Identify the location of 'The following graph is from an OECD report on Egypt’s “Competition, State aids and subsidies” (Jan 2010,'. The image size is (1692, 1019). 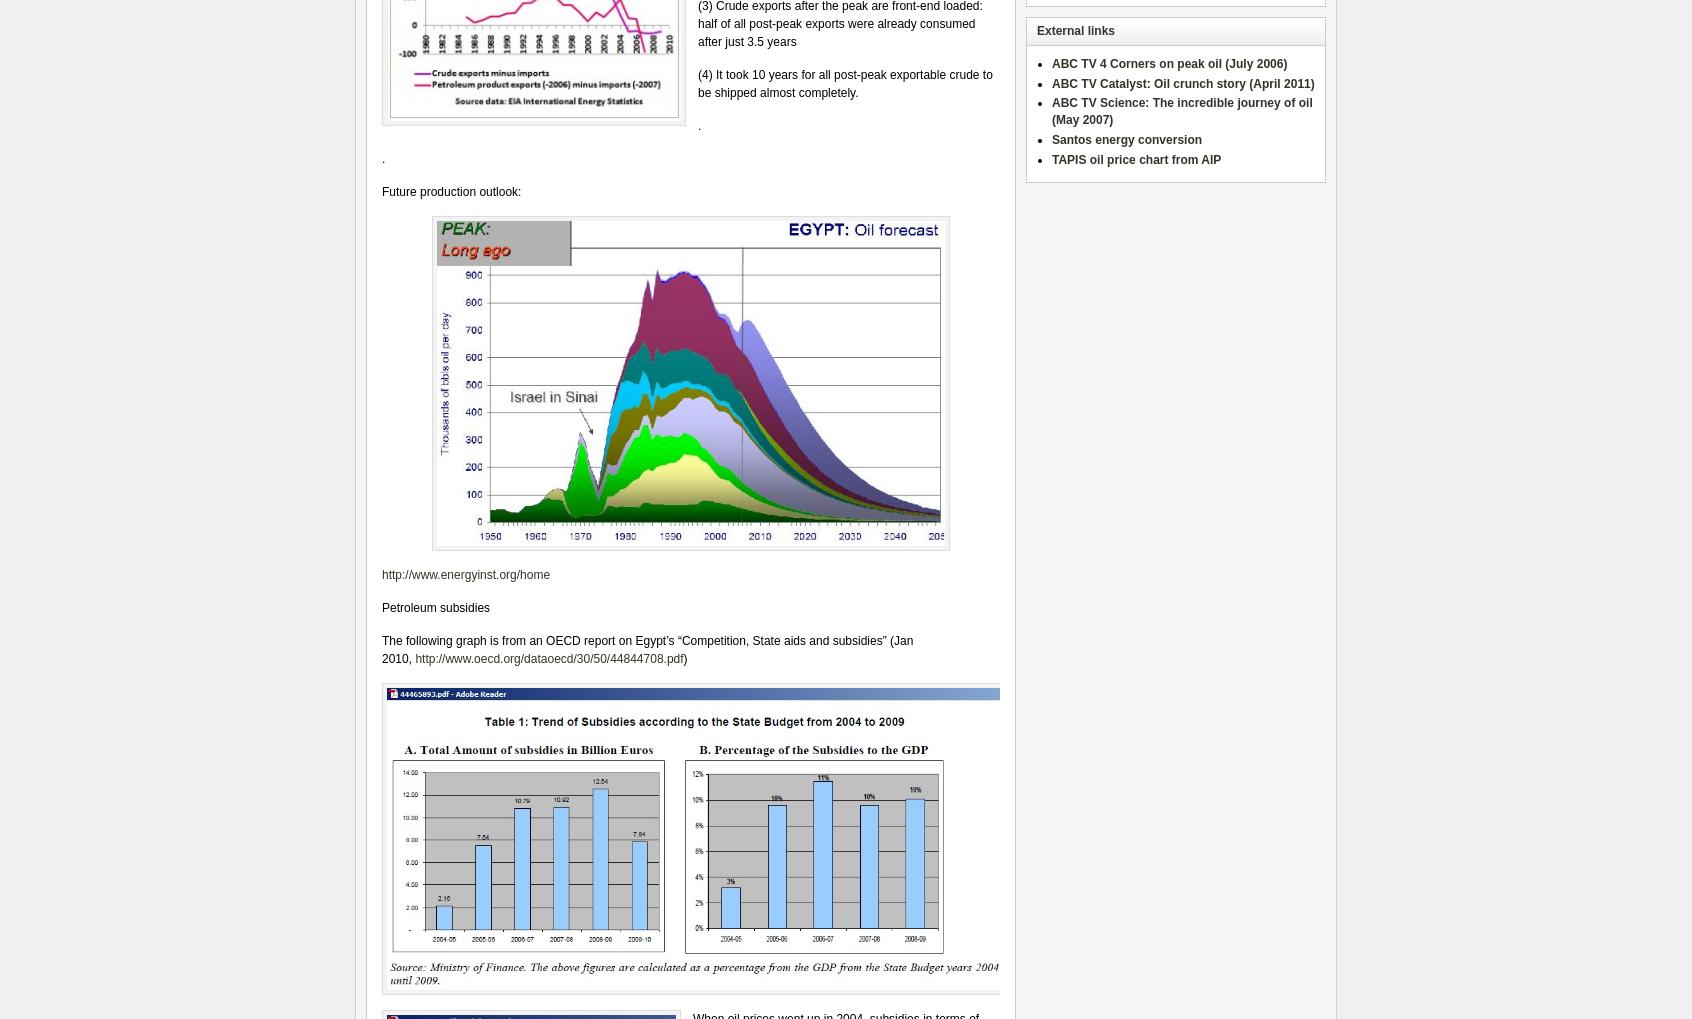
(647, 649).